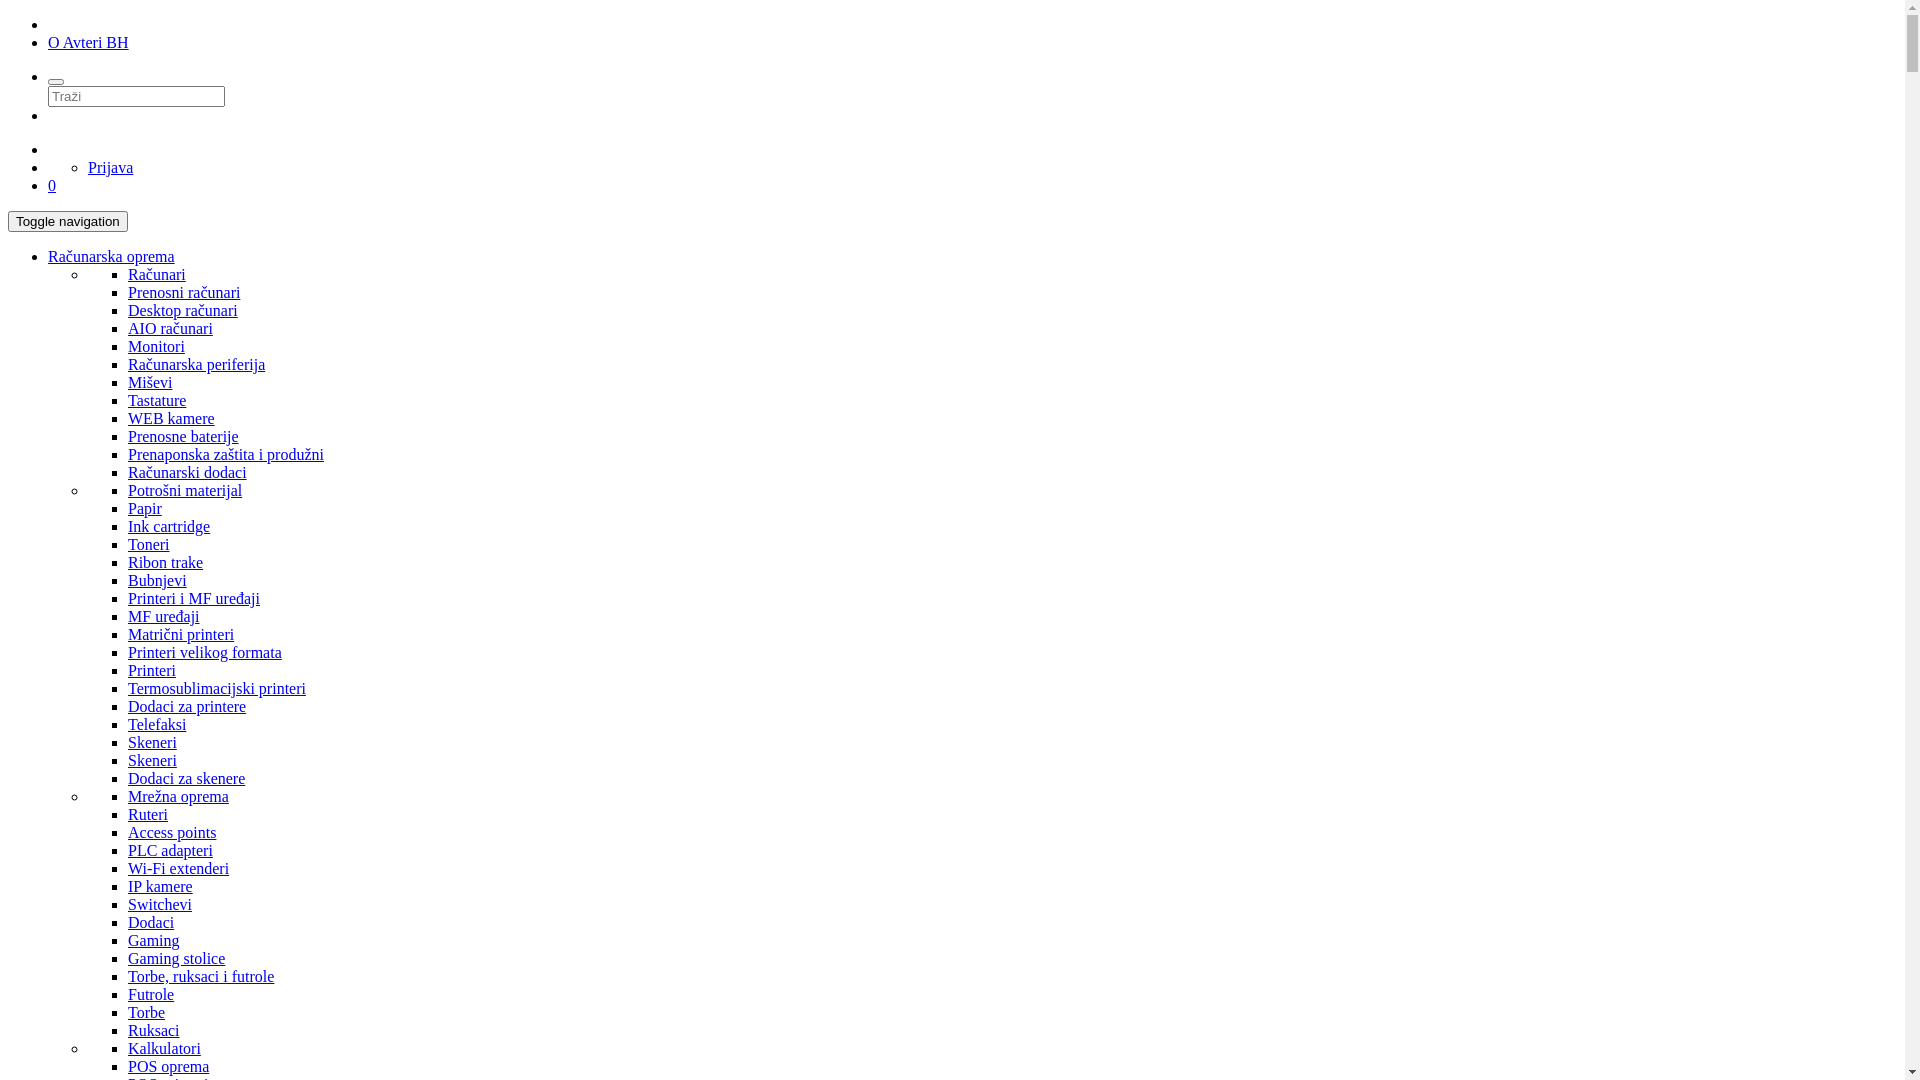 This screenshot has width=1920, height=1080. I want to click on 'IP kamere', so click(160, 885).